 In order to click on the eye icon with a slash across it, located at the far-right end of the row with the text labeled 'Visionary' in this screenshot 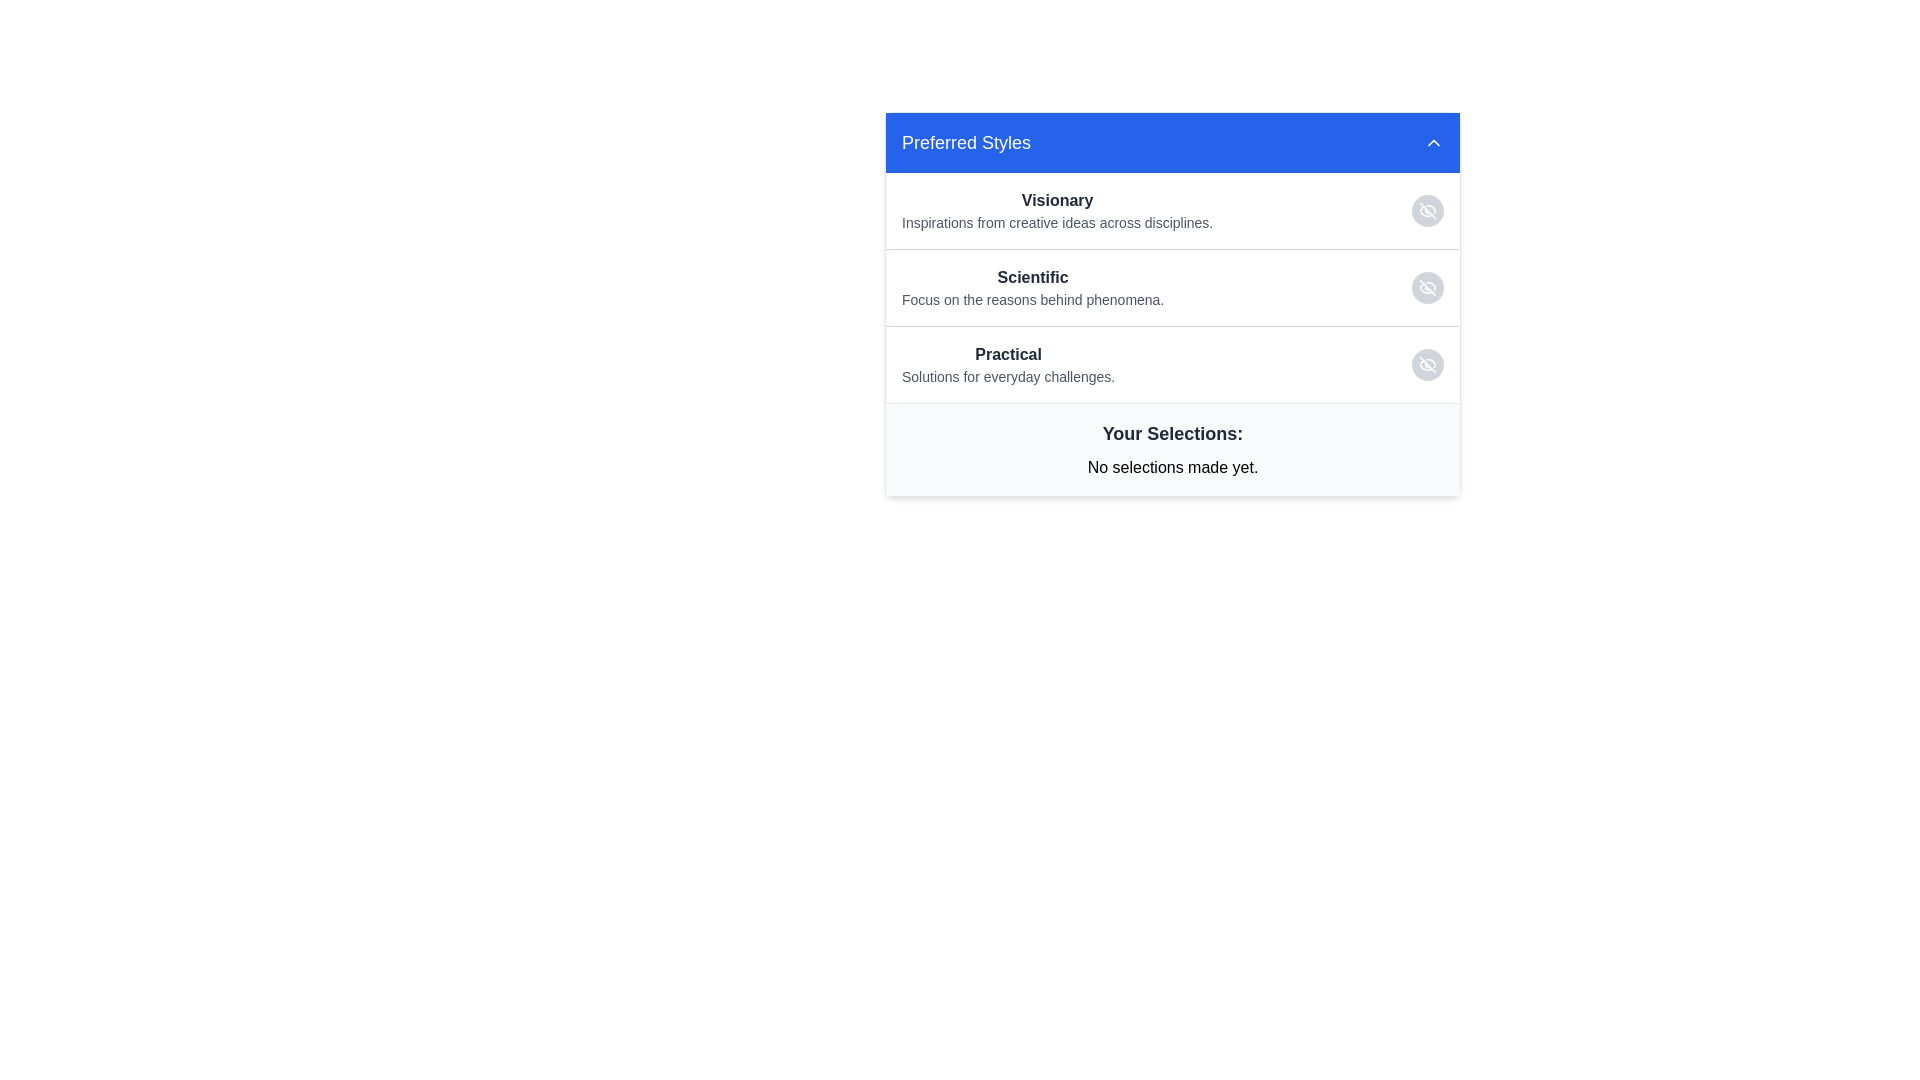, I will do `click(1427, 211)`.